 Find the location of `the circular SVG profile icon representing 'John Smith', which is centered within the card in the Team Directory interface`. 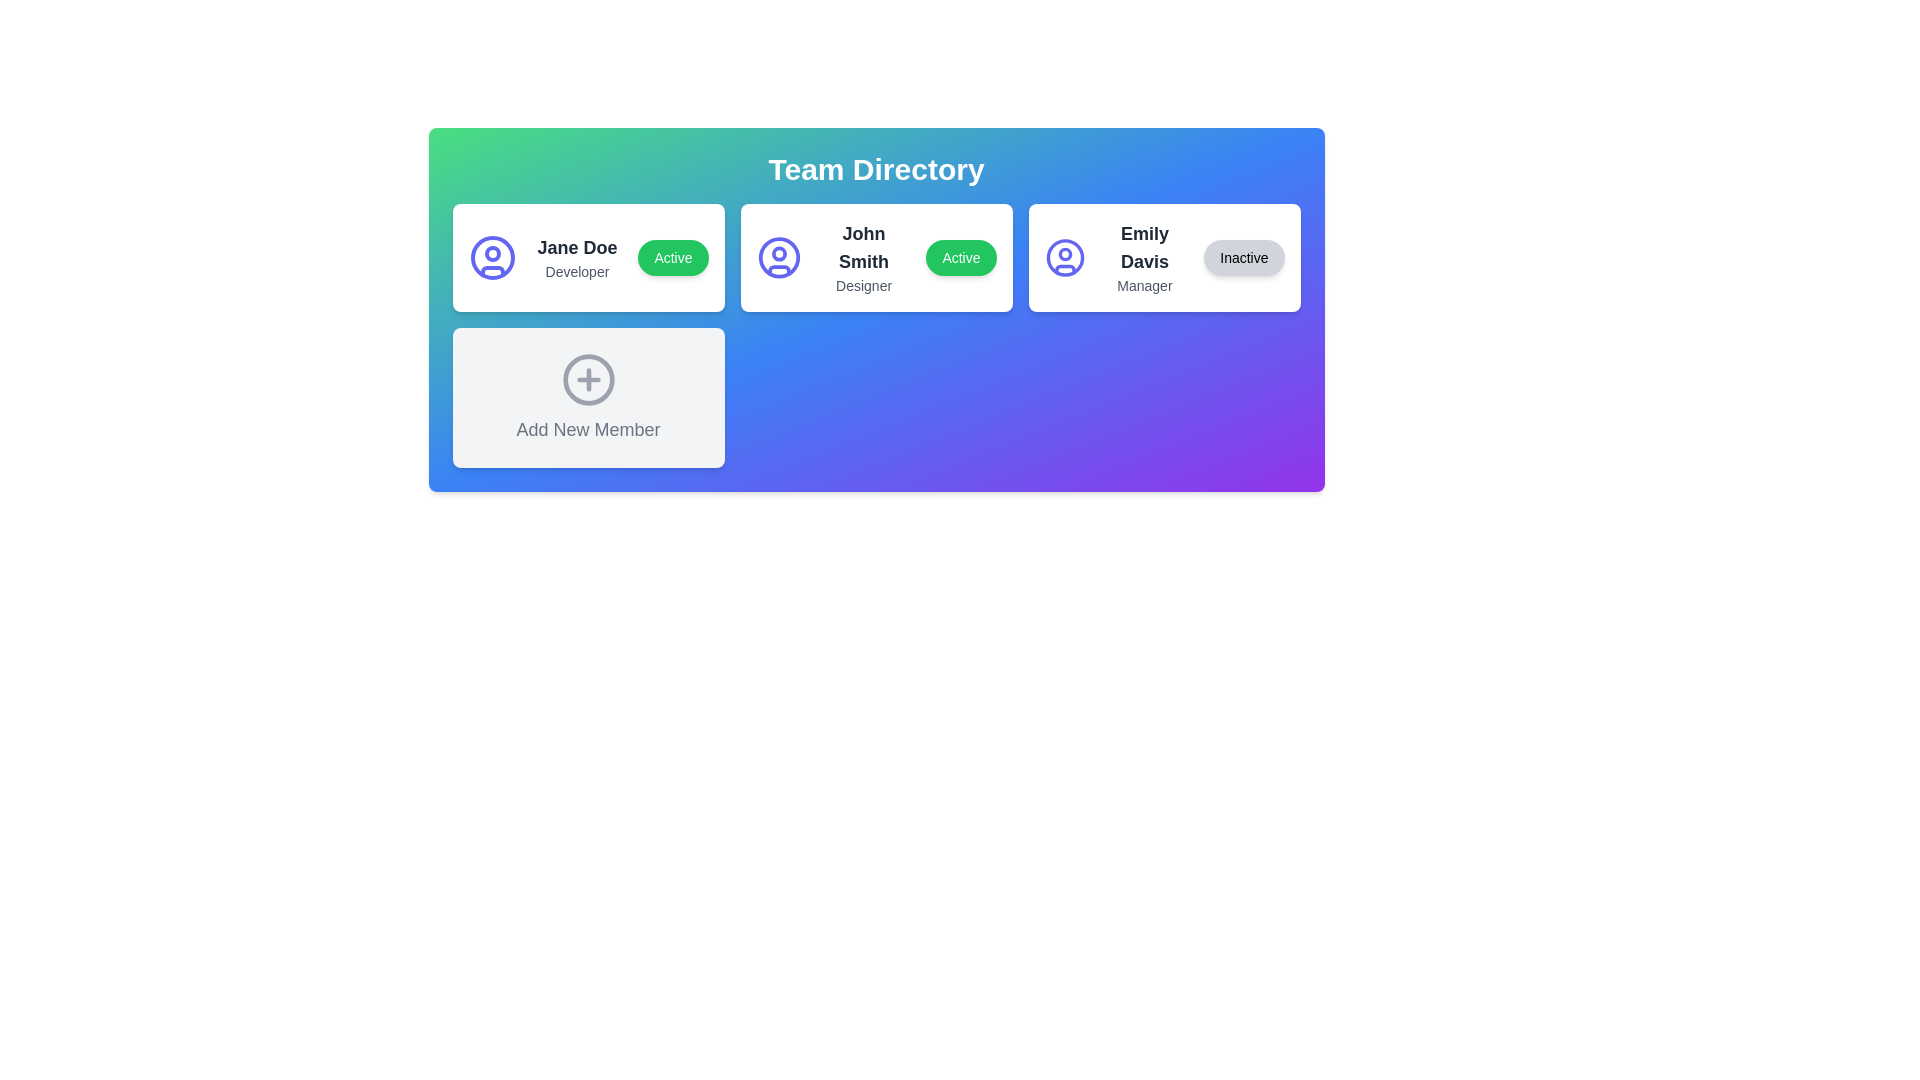

the circular SVG profile icon representing 'John Smith', which is centered within the card in the Team Directory interface is located at coordinates (778, 257).